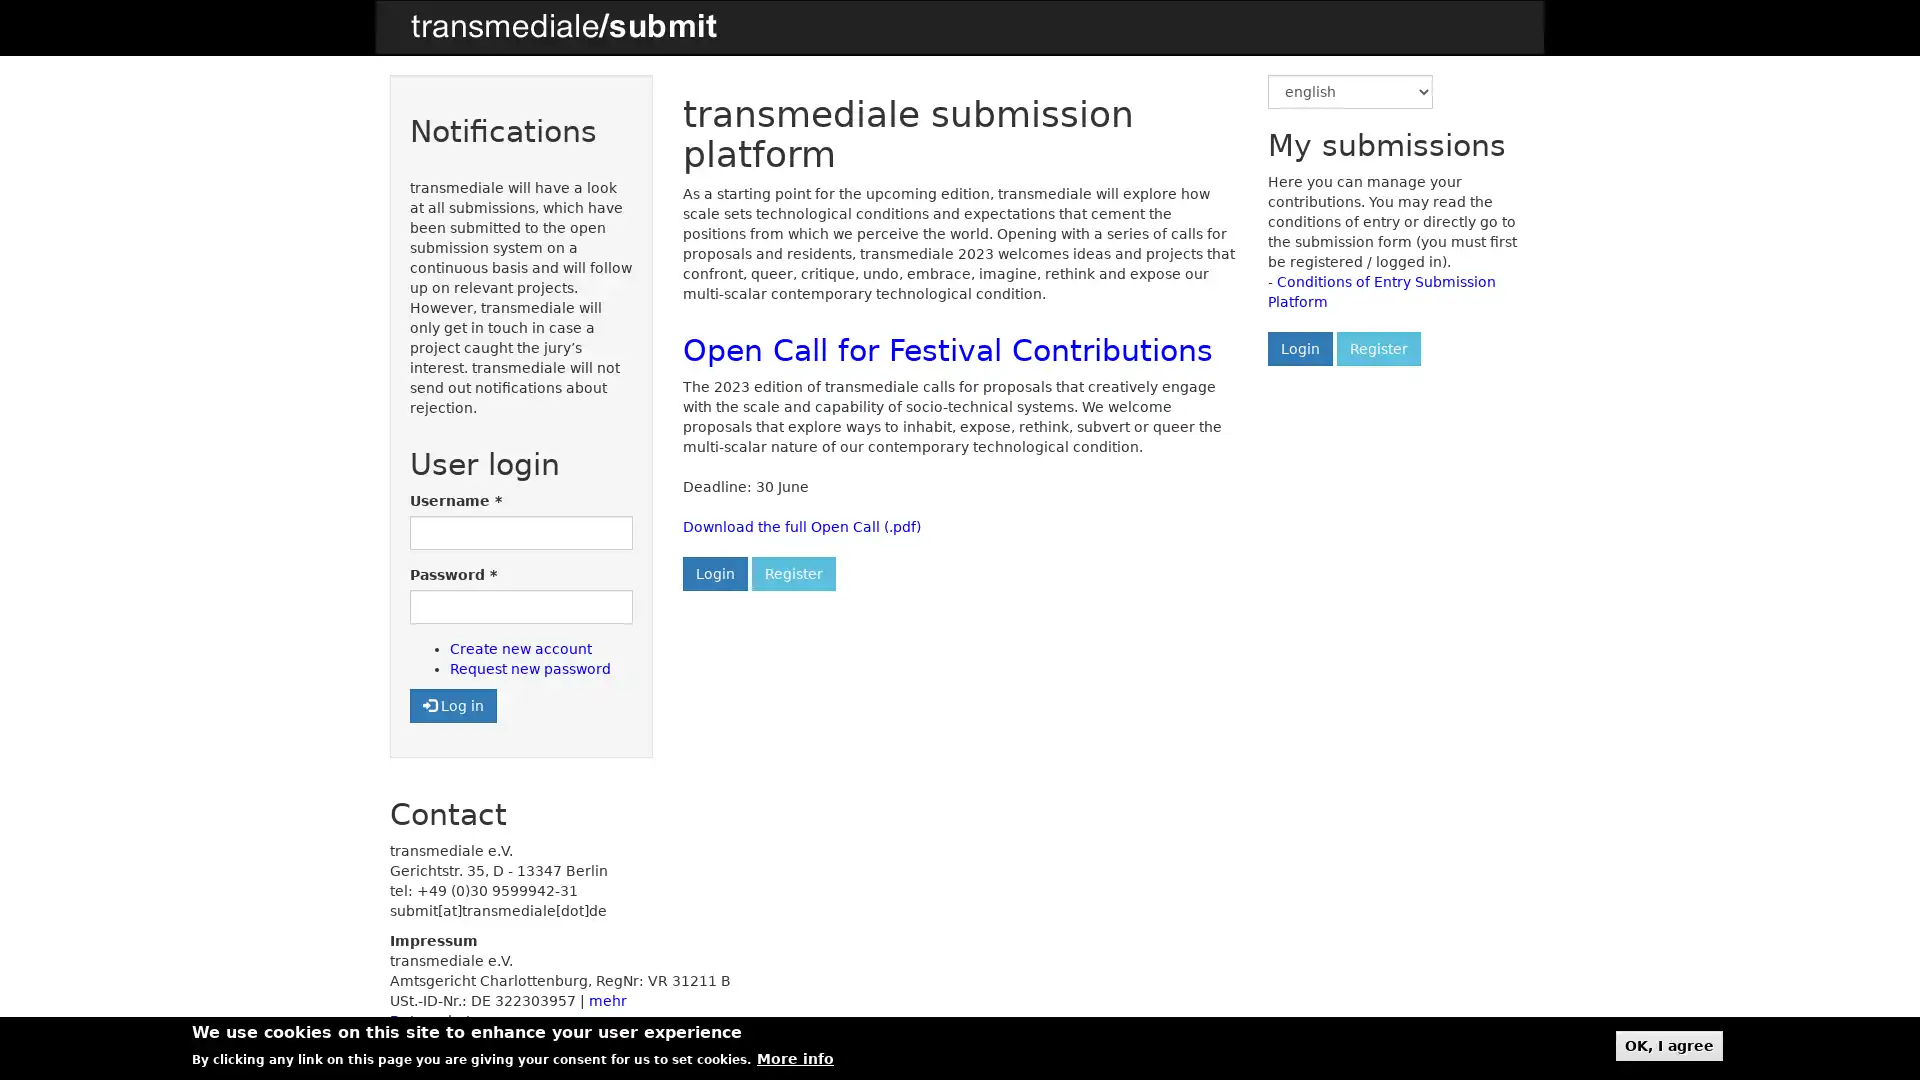  I want to click on Login, so click(714, 574).